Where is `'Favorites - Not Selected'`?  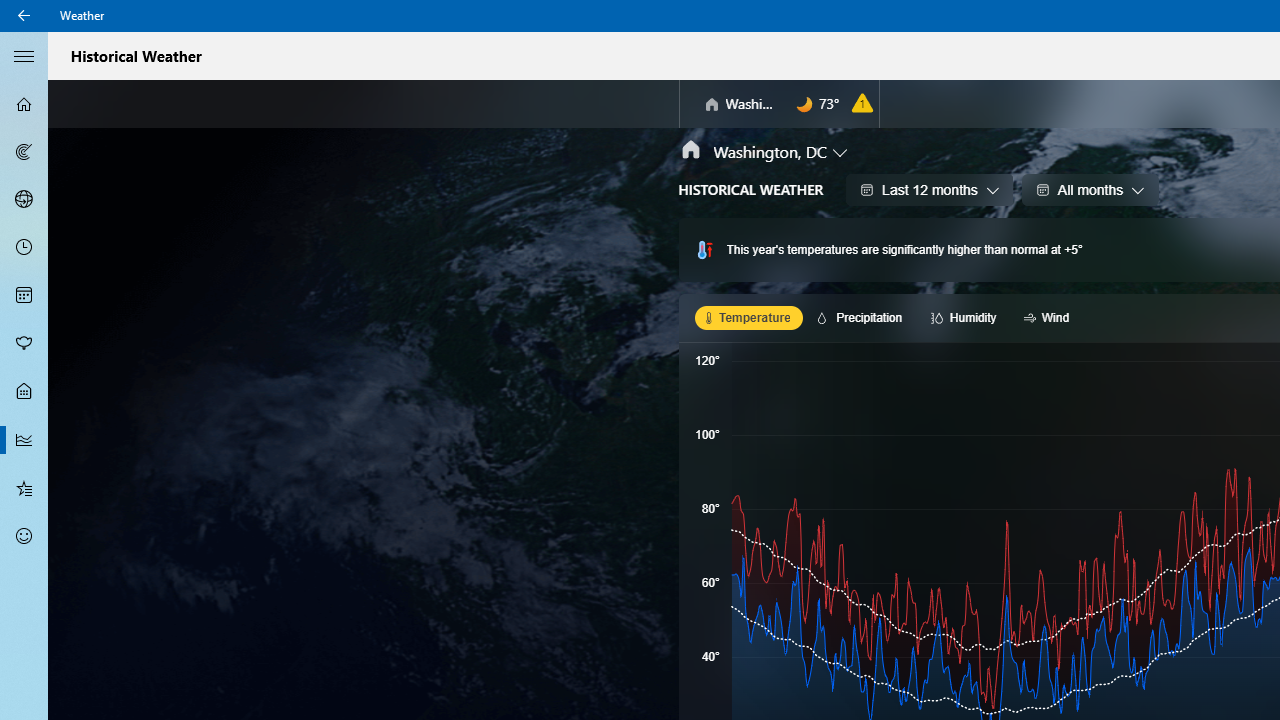 'Favorites - Not Selected' is located at coordinates (24, 487).